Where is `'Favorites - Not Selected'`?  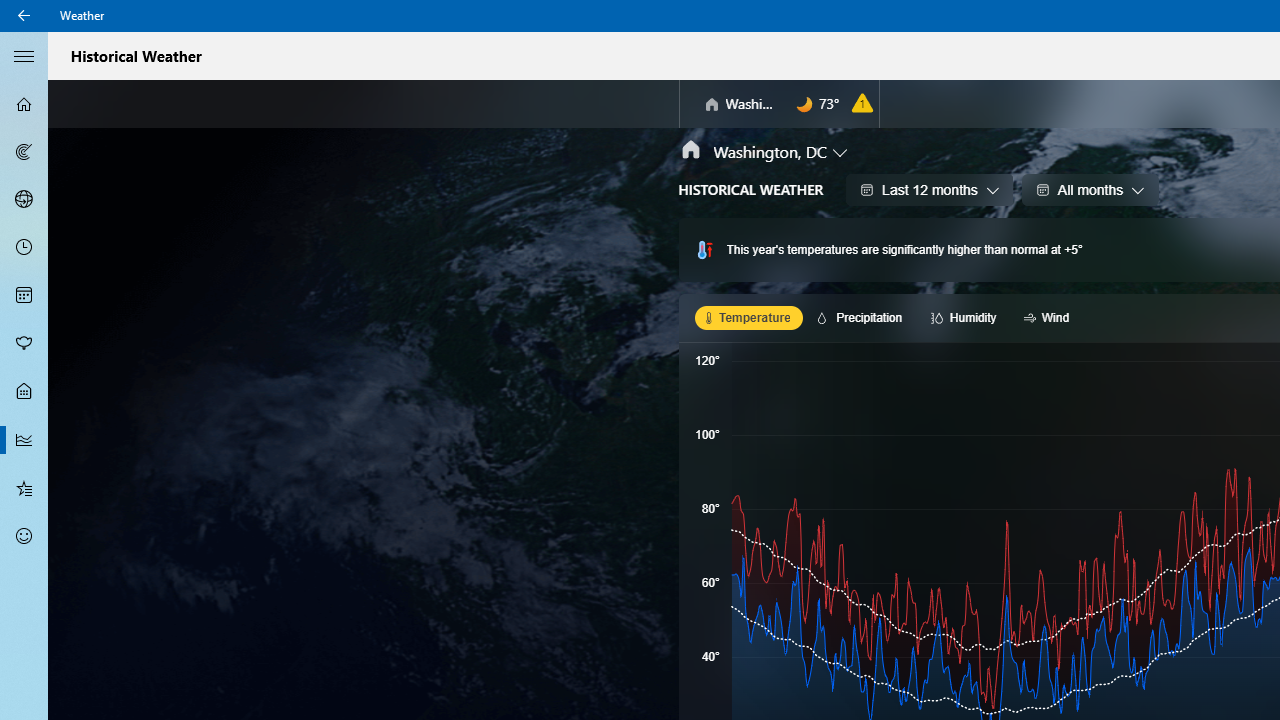 'Favorites - Not Selected' is located at coordinates (24, 487).